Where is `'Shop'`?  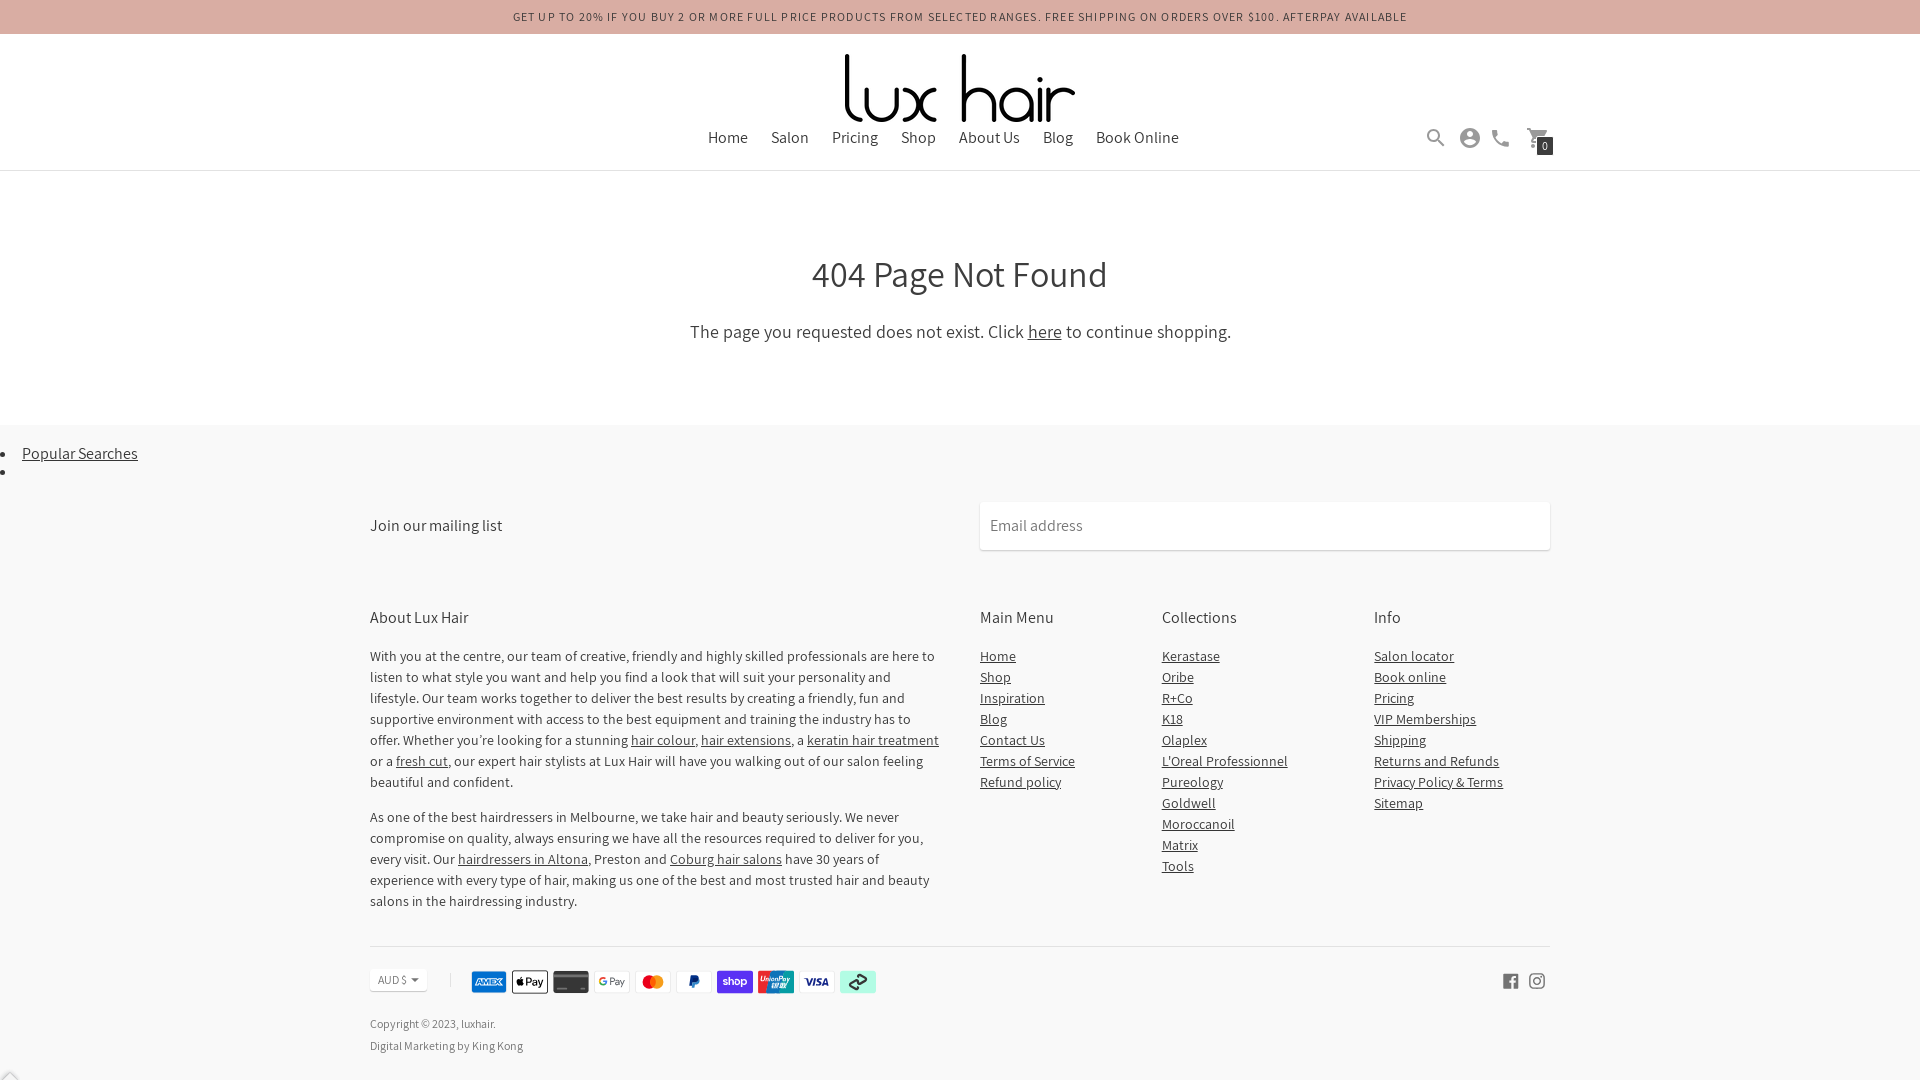 'Shop' is located at coordinates (995, 676).